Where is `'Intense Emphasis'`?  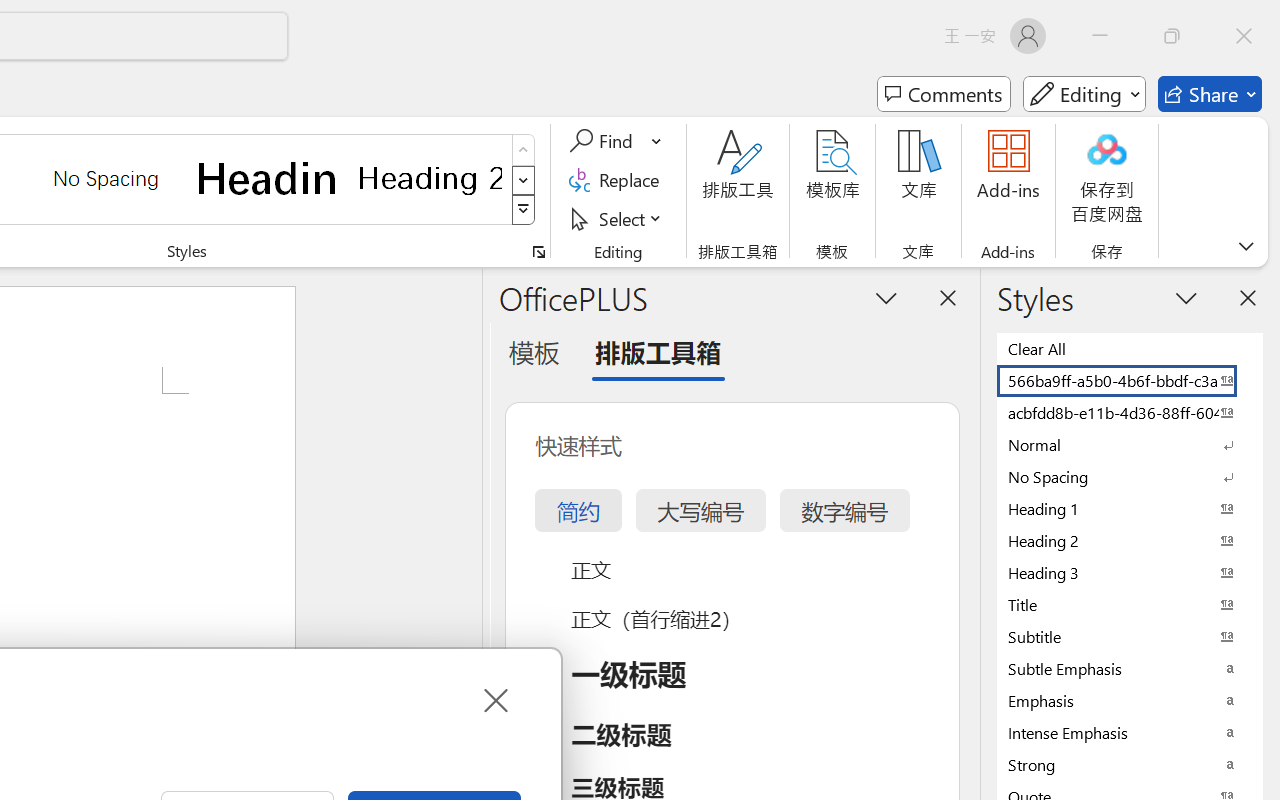
'Intense Emphasis' is located at coordinates (1130, 731).